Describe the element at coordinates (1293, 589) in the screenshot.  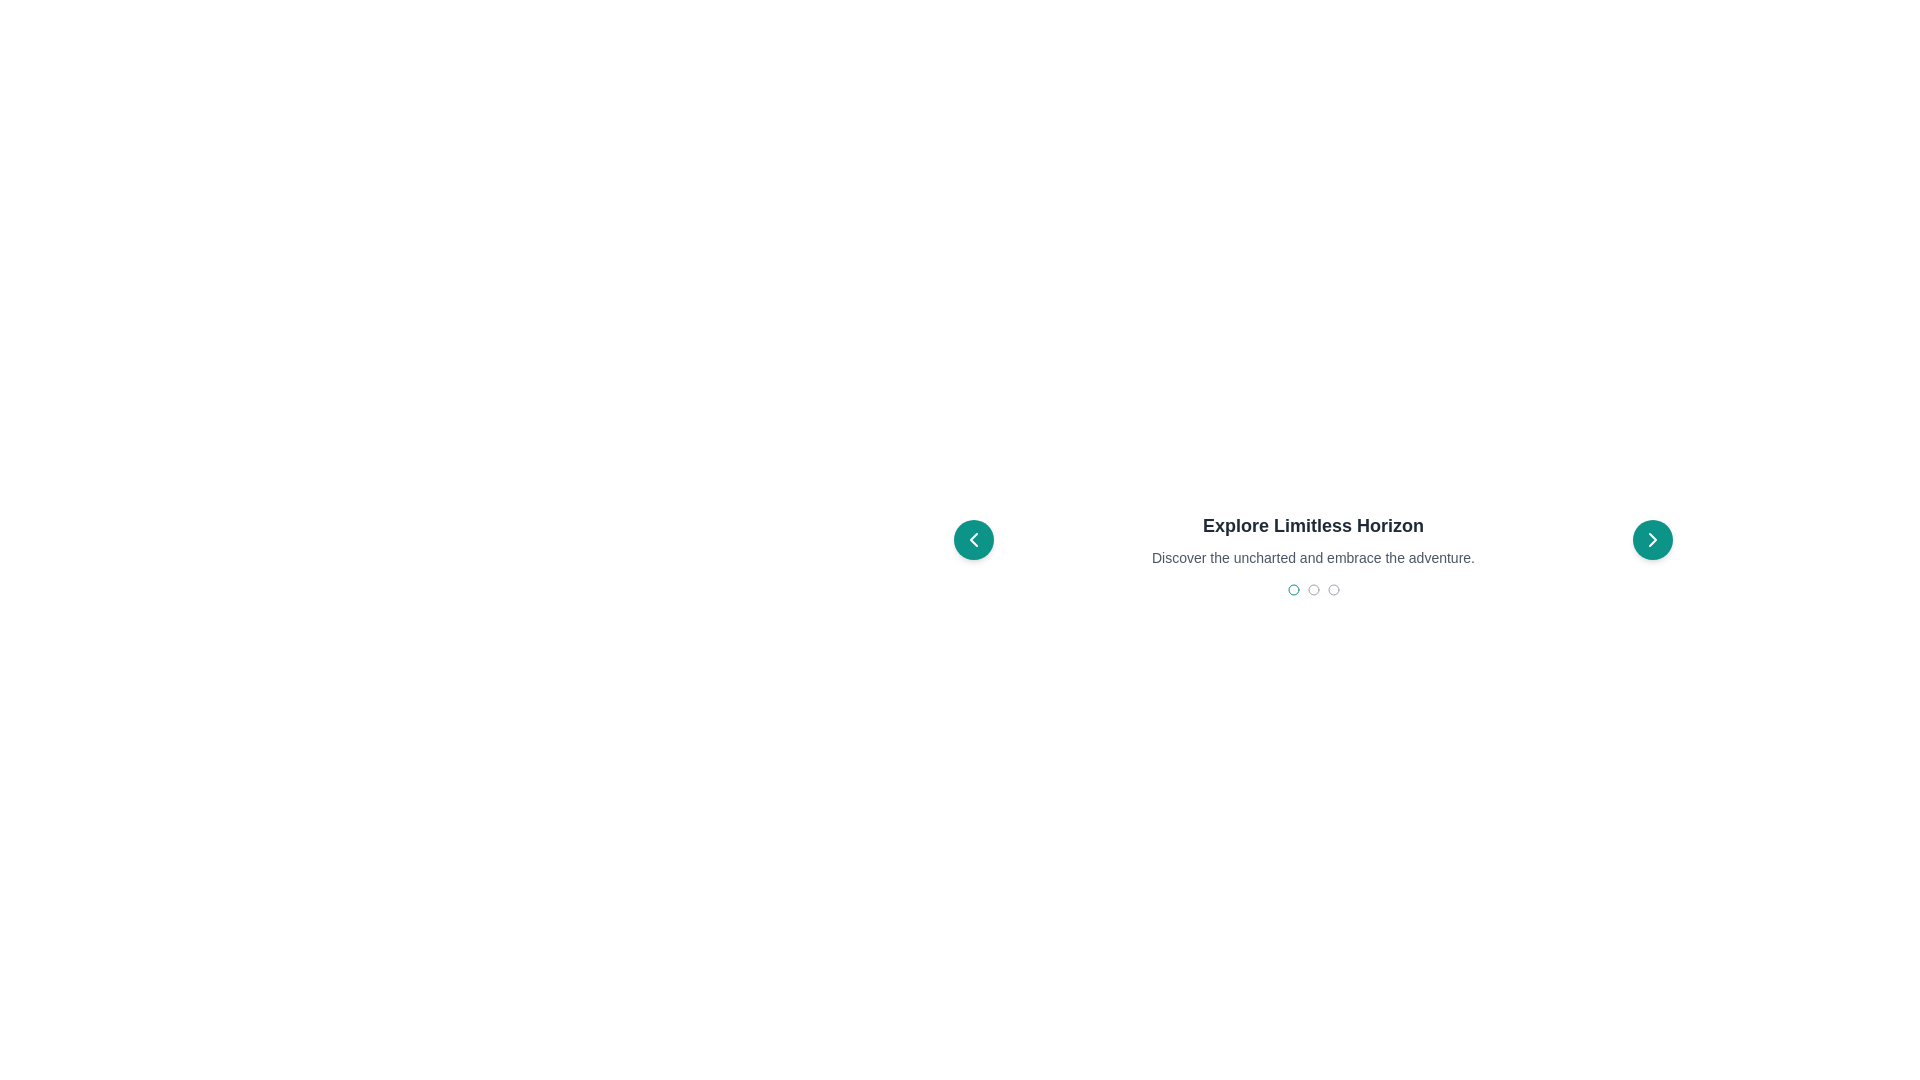
I see `the first circular navigation indicator with a teal border and lighter teal filling, located below the title 'Explore Limitless Horizon' and its subtitle` at that location.